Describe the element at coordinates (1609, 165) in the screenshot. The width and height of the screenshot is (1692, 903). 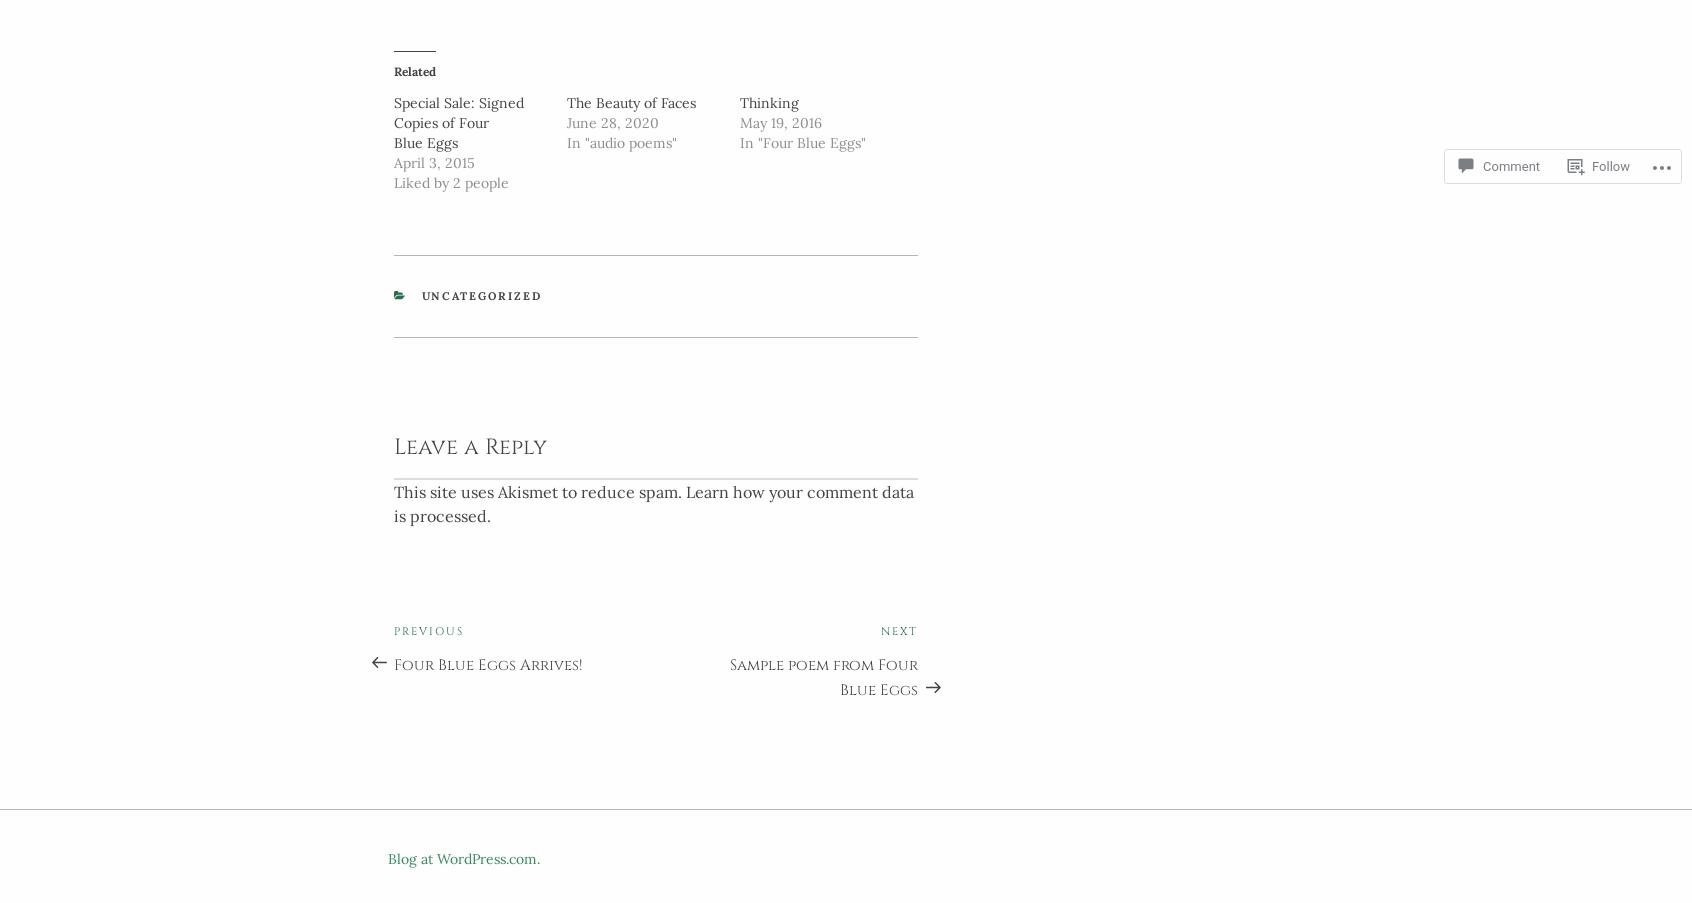
I see `'Follow'` at that location.